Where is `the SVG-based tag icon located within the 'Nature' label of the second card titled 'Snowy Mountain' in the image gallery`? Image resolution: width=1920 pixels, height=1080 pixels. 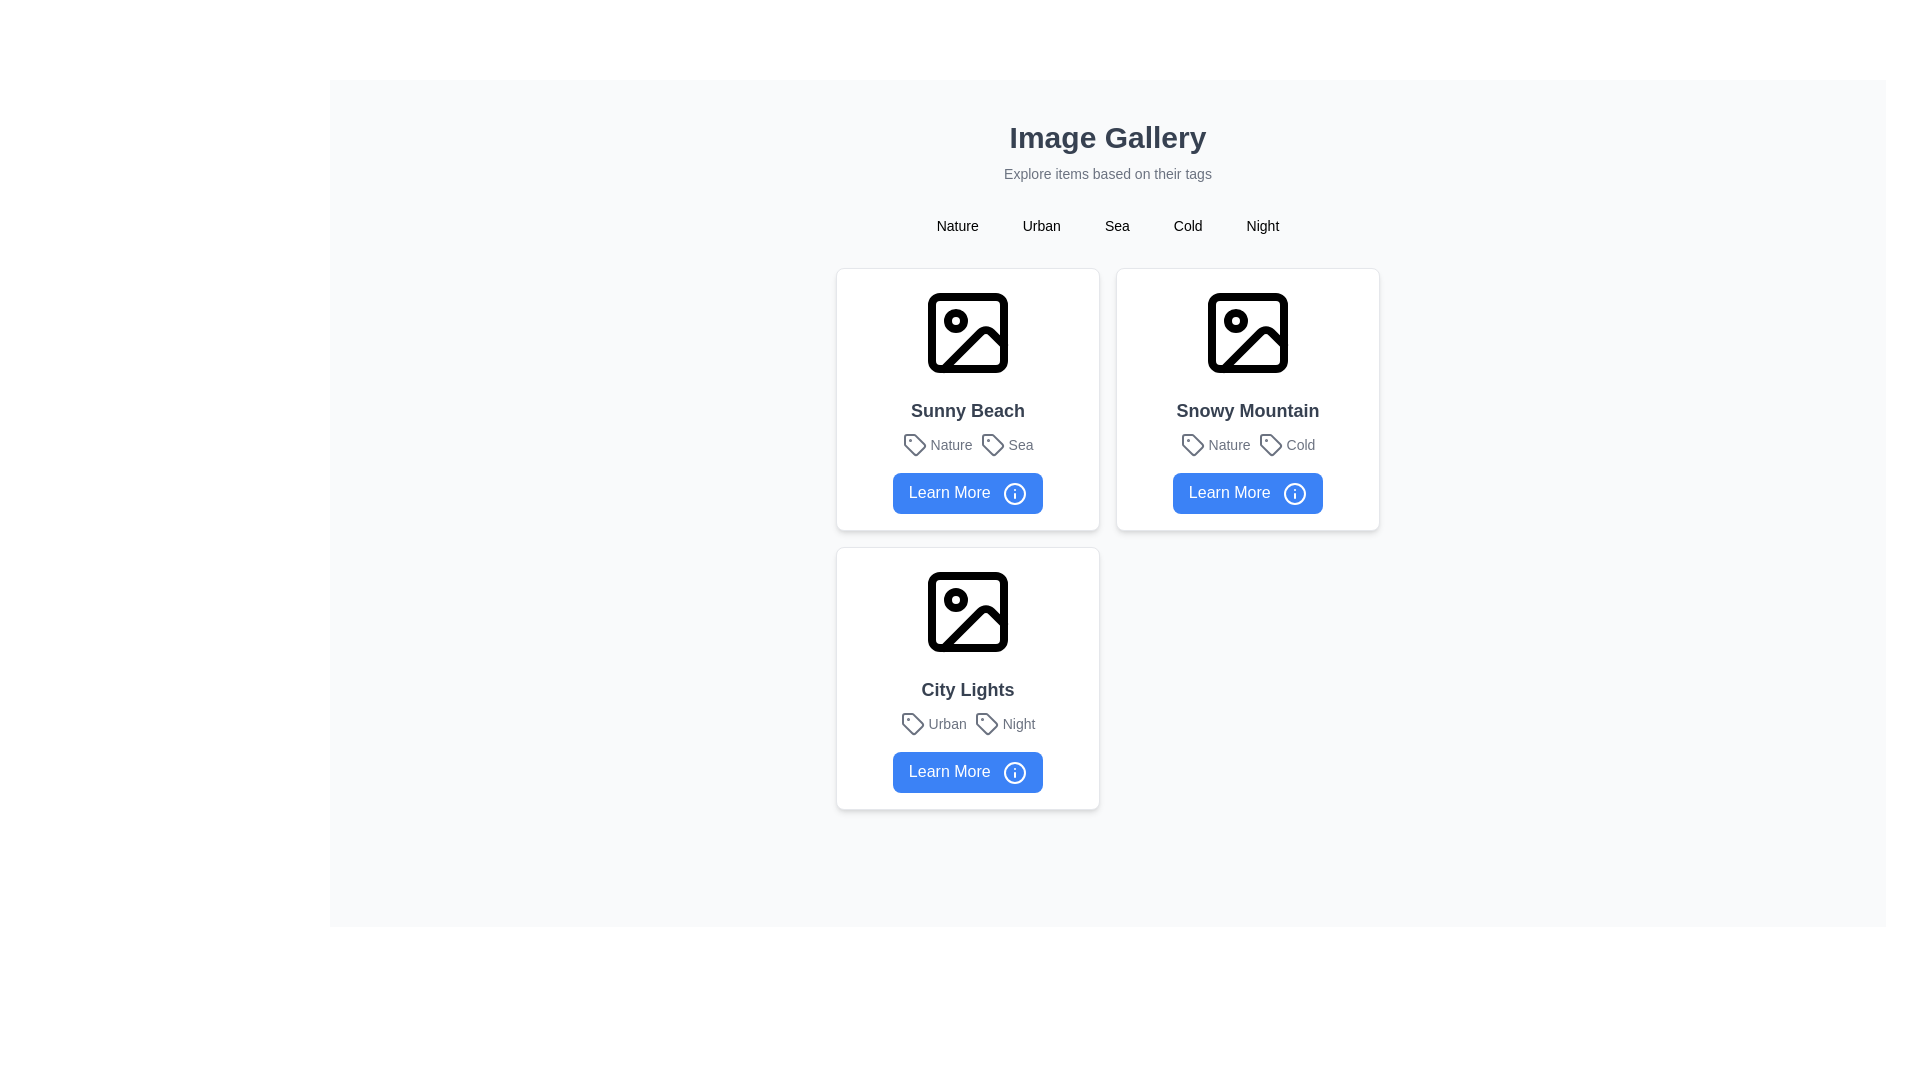
the SVG-based tag icon located within the 'Nature' label of the second card titled 'Snowy Mountain' in the image gallery is located at coordinates (1192, 443).